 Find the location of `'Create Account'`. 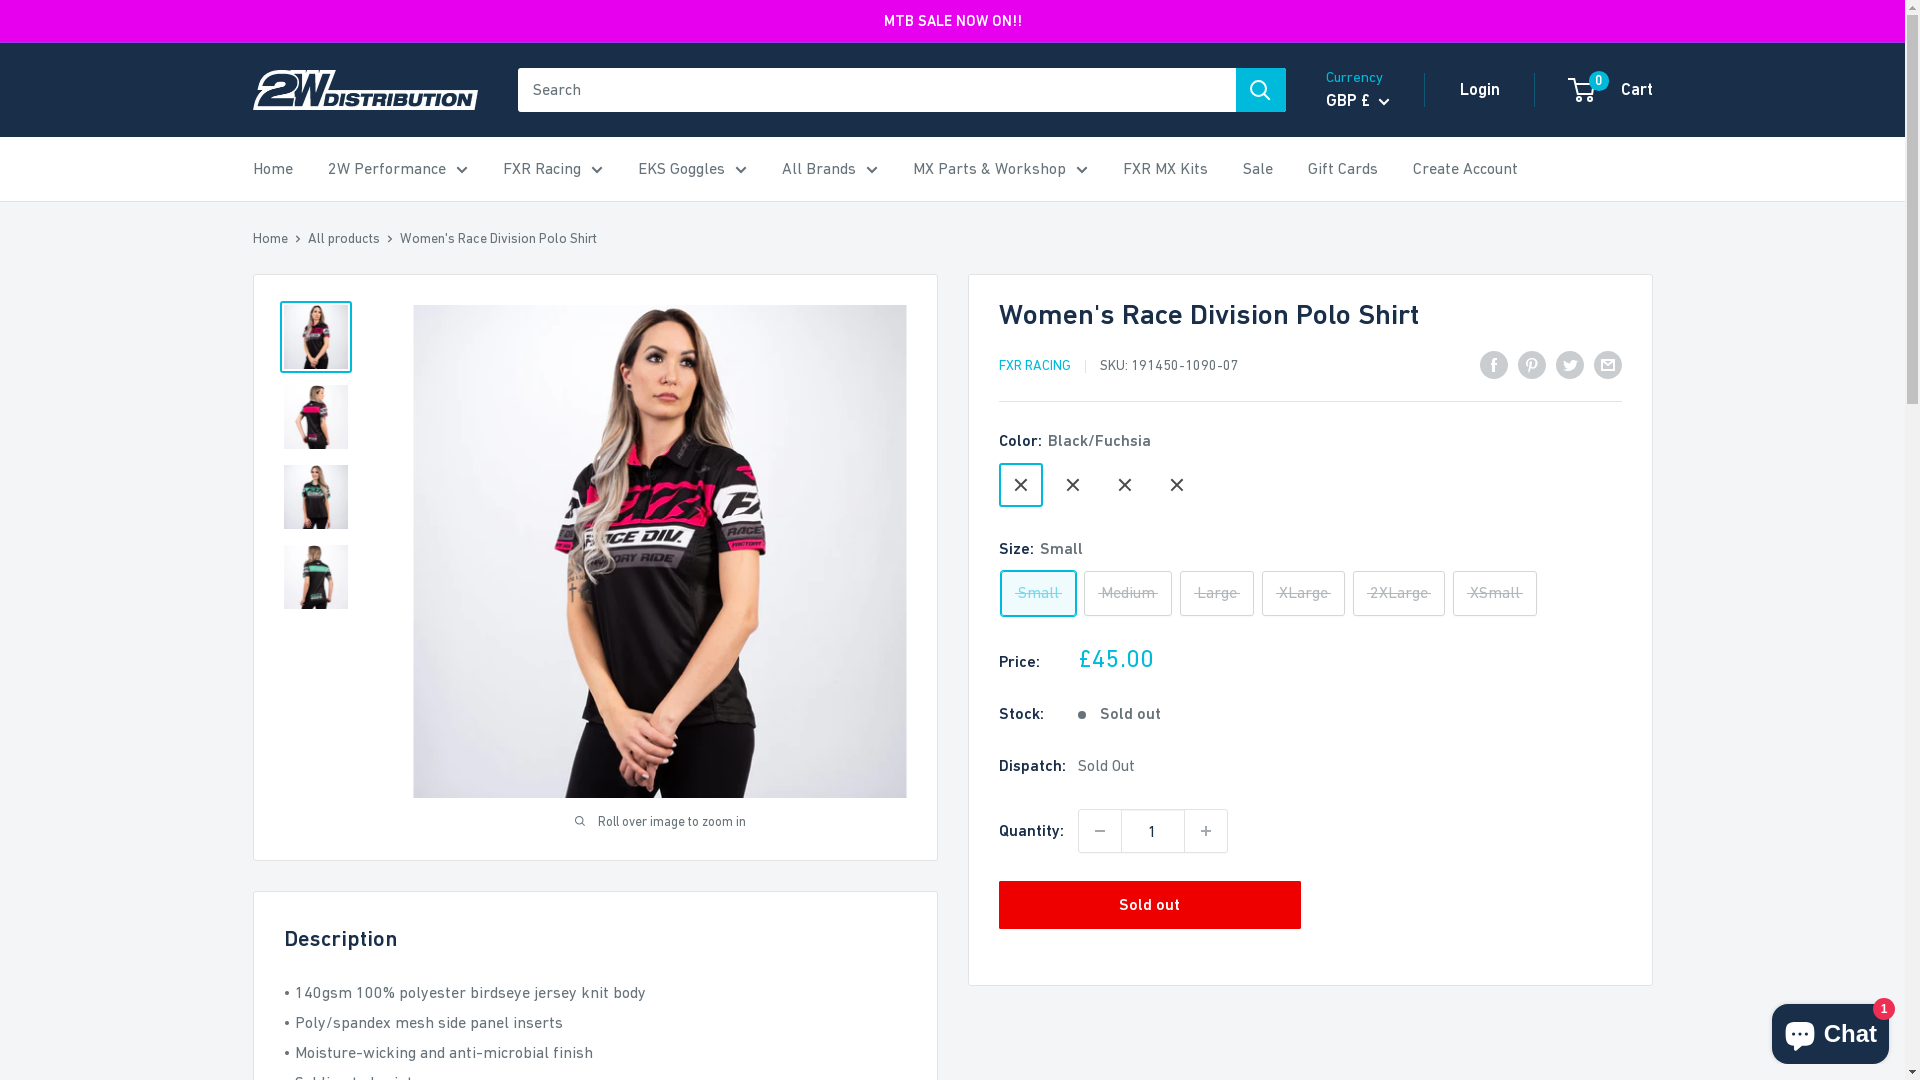

'Create Account' is located at coordinates (1464, 168).